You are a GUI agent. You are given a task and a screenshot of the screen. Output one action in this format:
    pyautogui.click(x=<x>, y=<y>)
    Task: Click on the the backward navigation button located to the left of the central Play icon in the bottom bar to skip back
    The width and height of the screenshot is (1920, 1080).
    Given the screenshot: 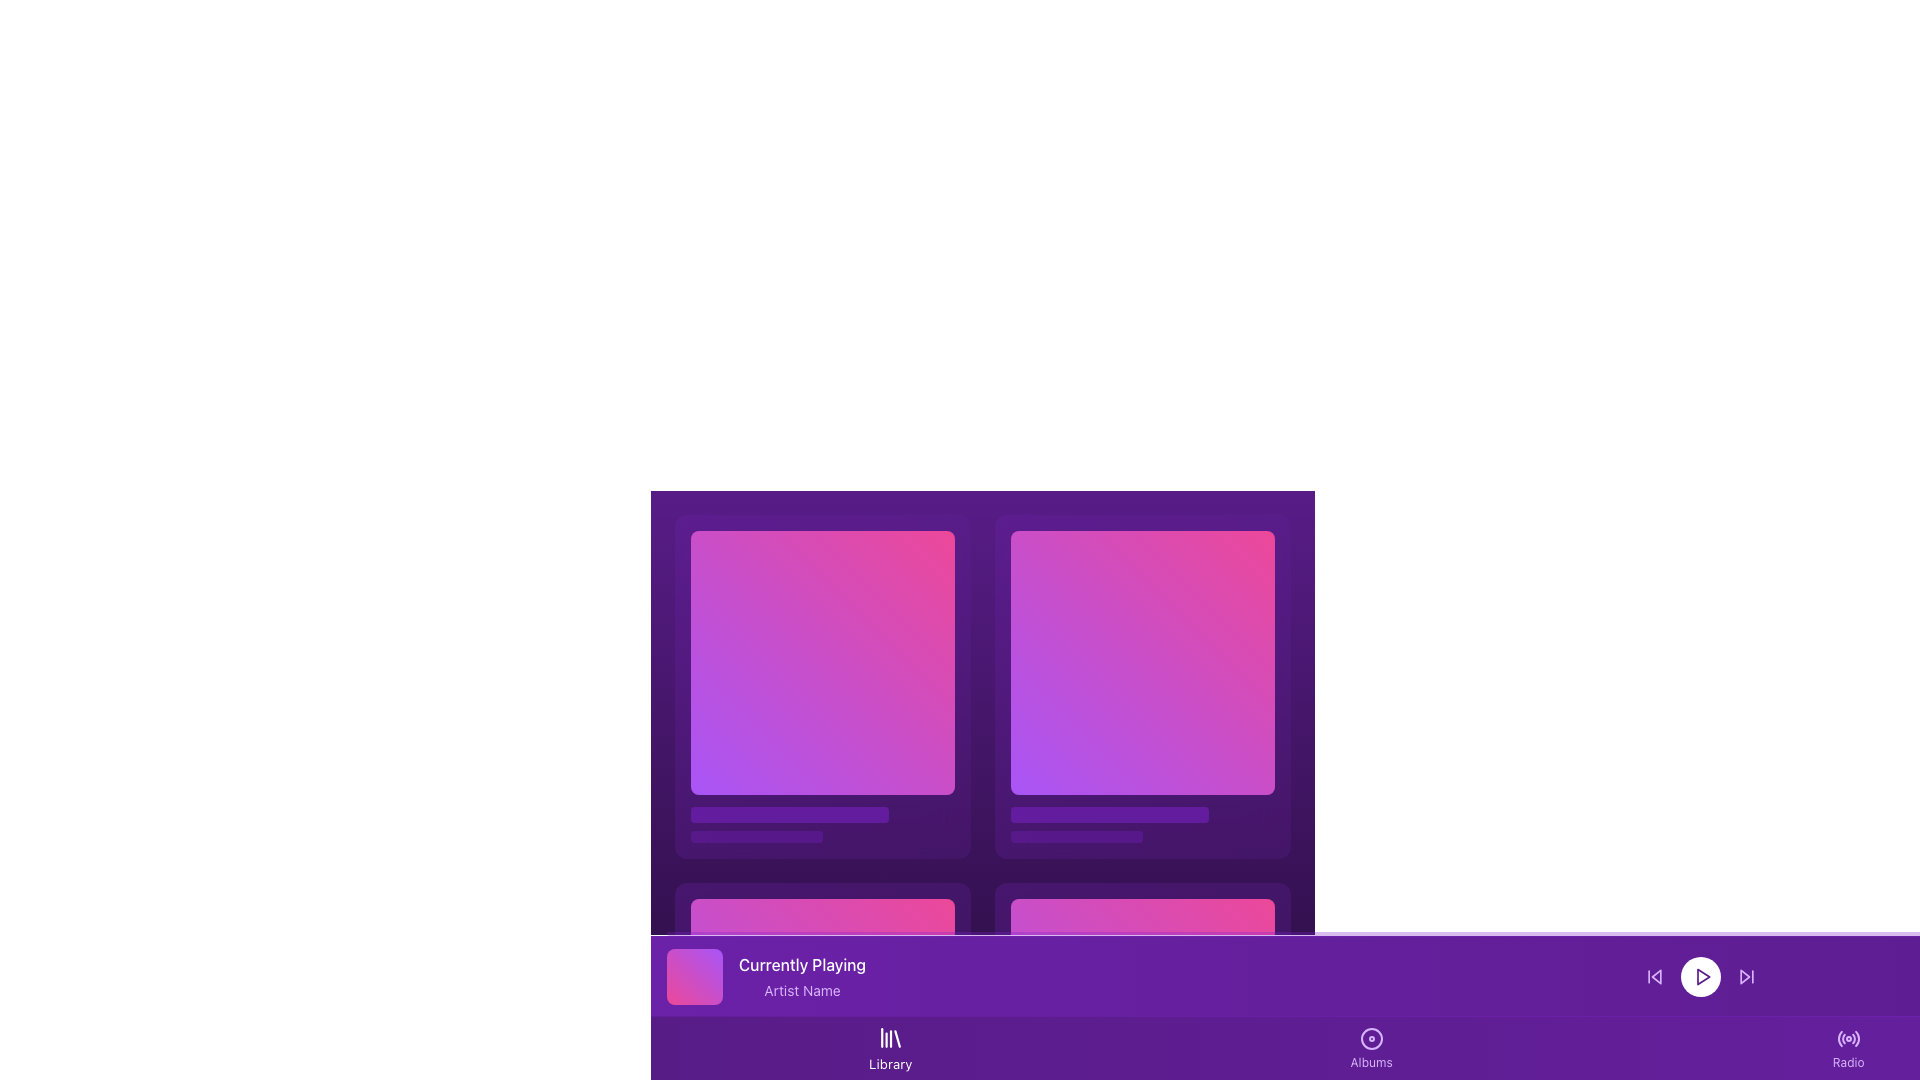 What is the action you would take?
    pyautogui.click(x=1654, y=975)
    